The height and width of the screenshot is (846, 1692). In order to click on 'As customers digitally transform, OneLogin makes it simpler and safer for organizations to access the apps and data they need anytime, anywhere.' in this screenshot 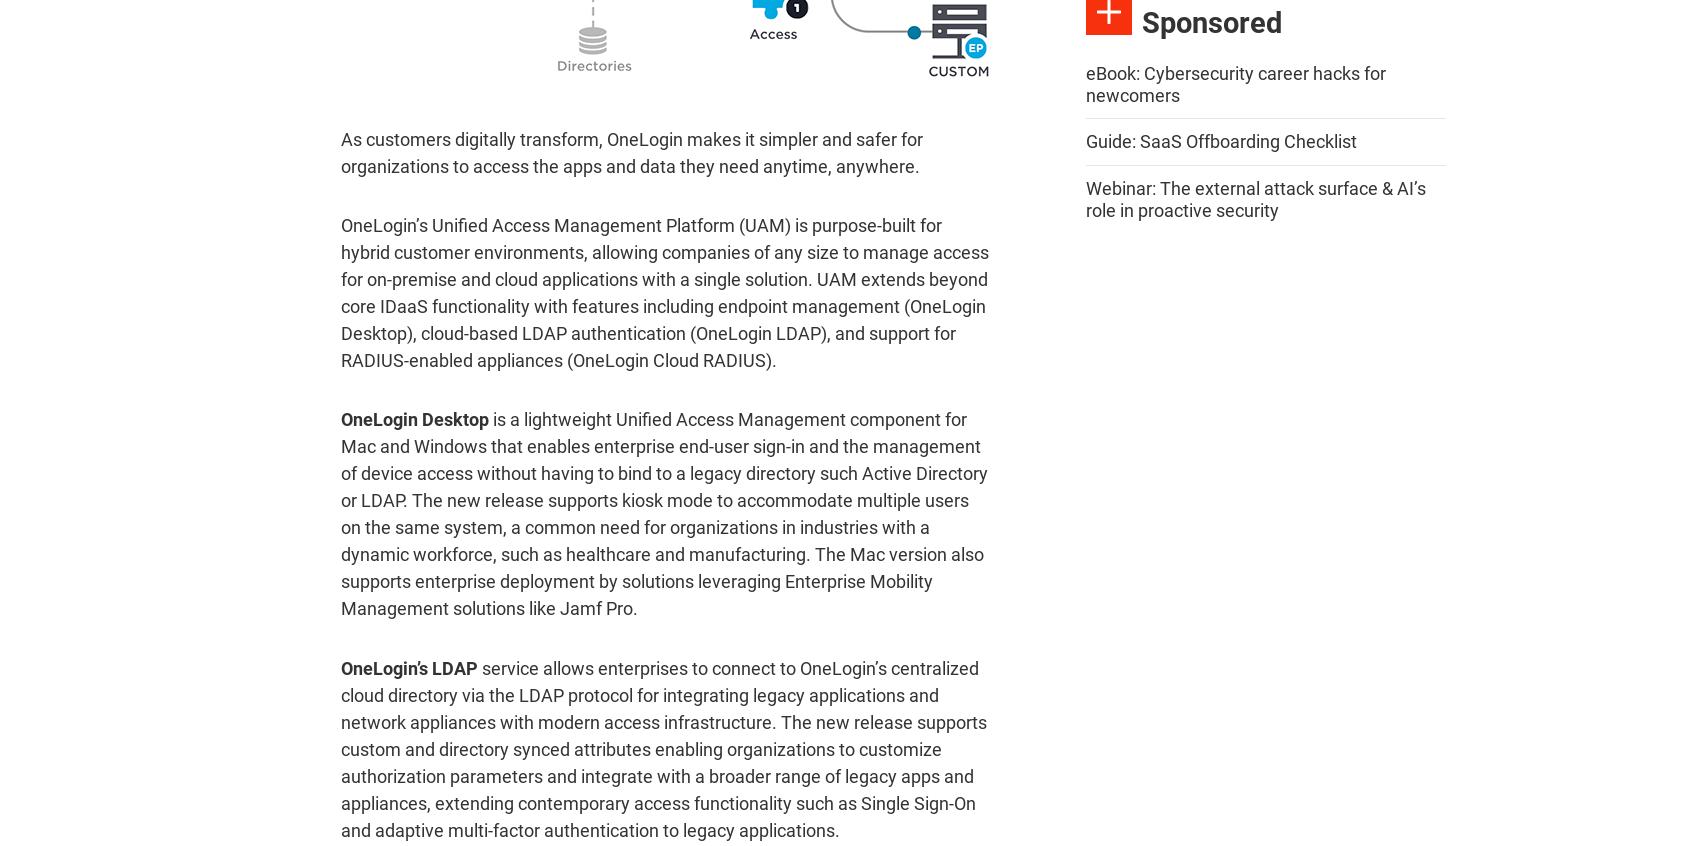, I will do `click(630, 151)`.